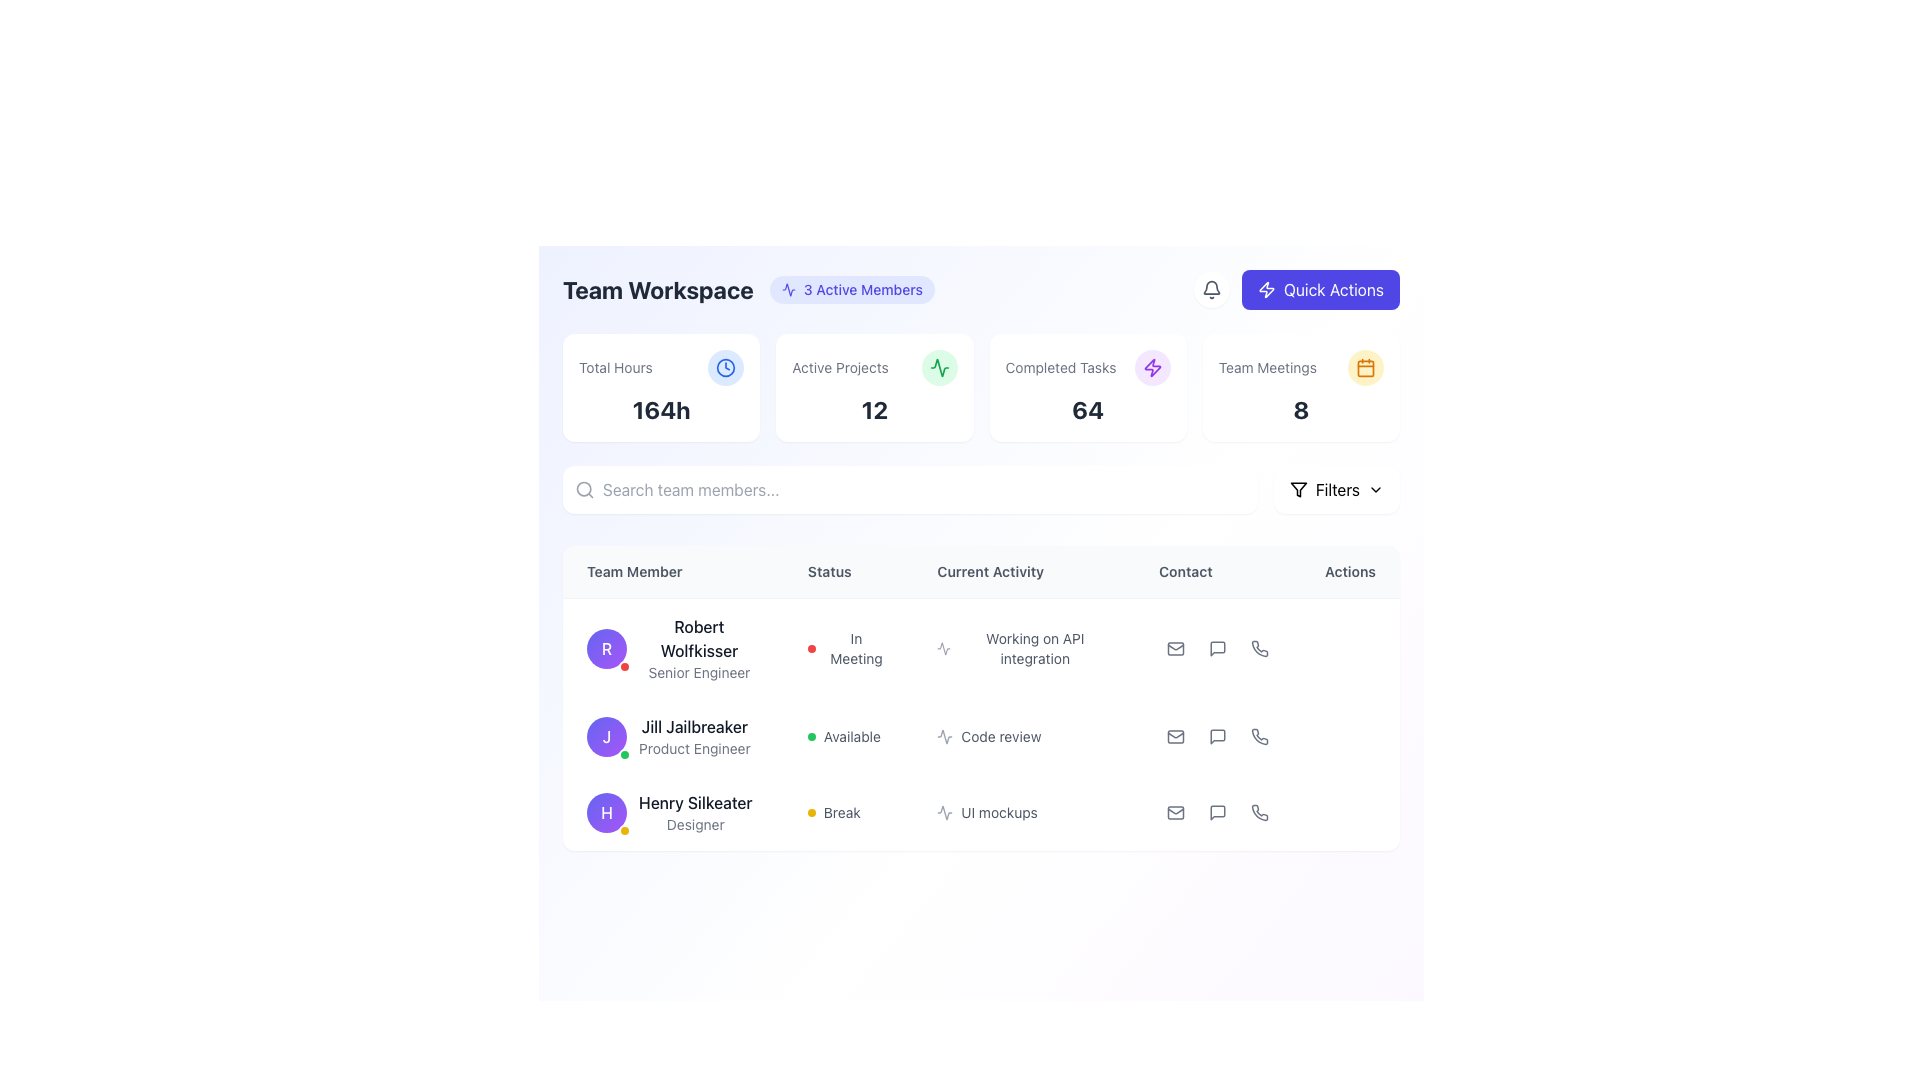 This screenshot has height=1080, width=1920. I want to click on the first column header text label in the table that indicates details about team members, located just below 'Search team members...', so click(673, 572).